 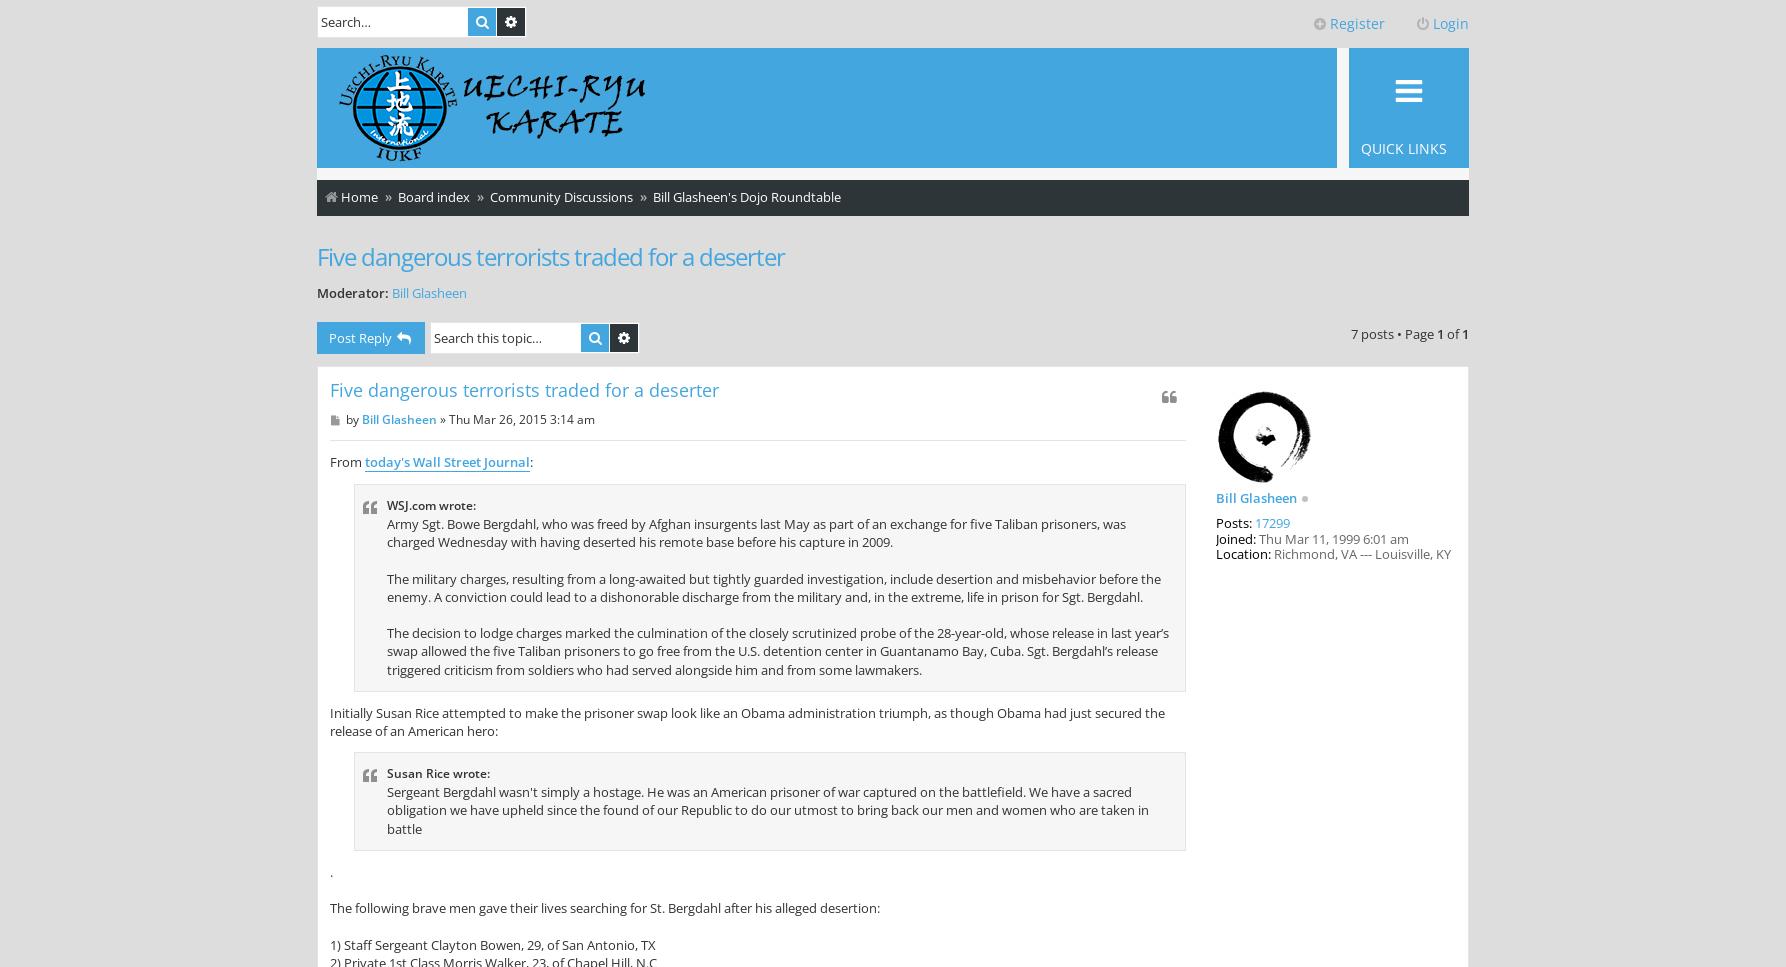 What do you see at coordinates (519, 418) in the screenshot?
I see `'Thu Mar 26, 2015 3:14 am'` at bounding box center [519, 418].